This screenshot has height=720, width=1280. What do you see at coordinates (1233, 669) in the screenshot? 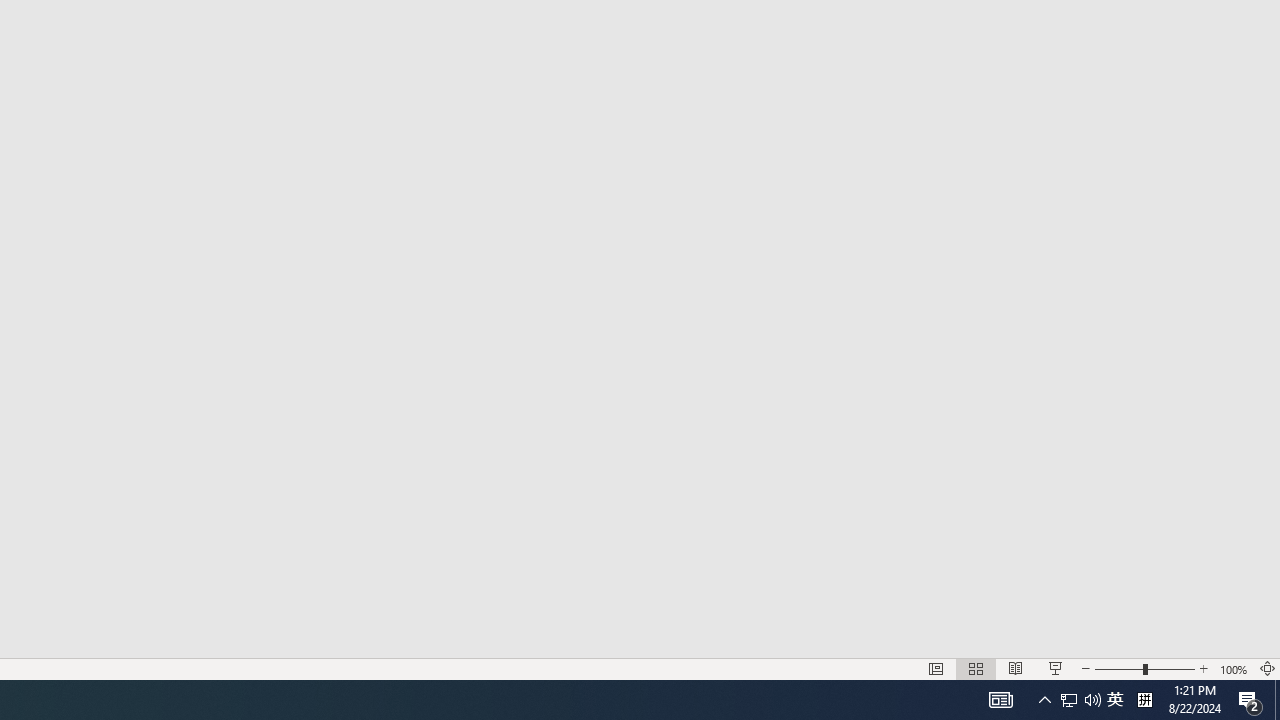
I see `'Zoom 100%'` at bounding box center [1233, 669].